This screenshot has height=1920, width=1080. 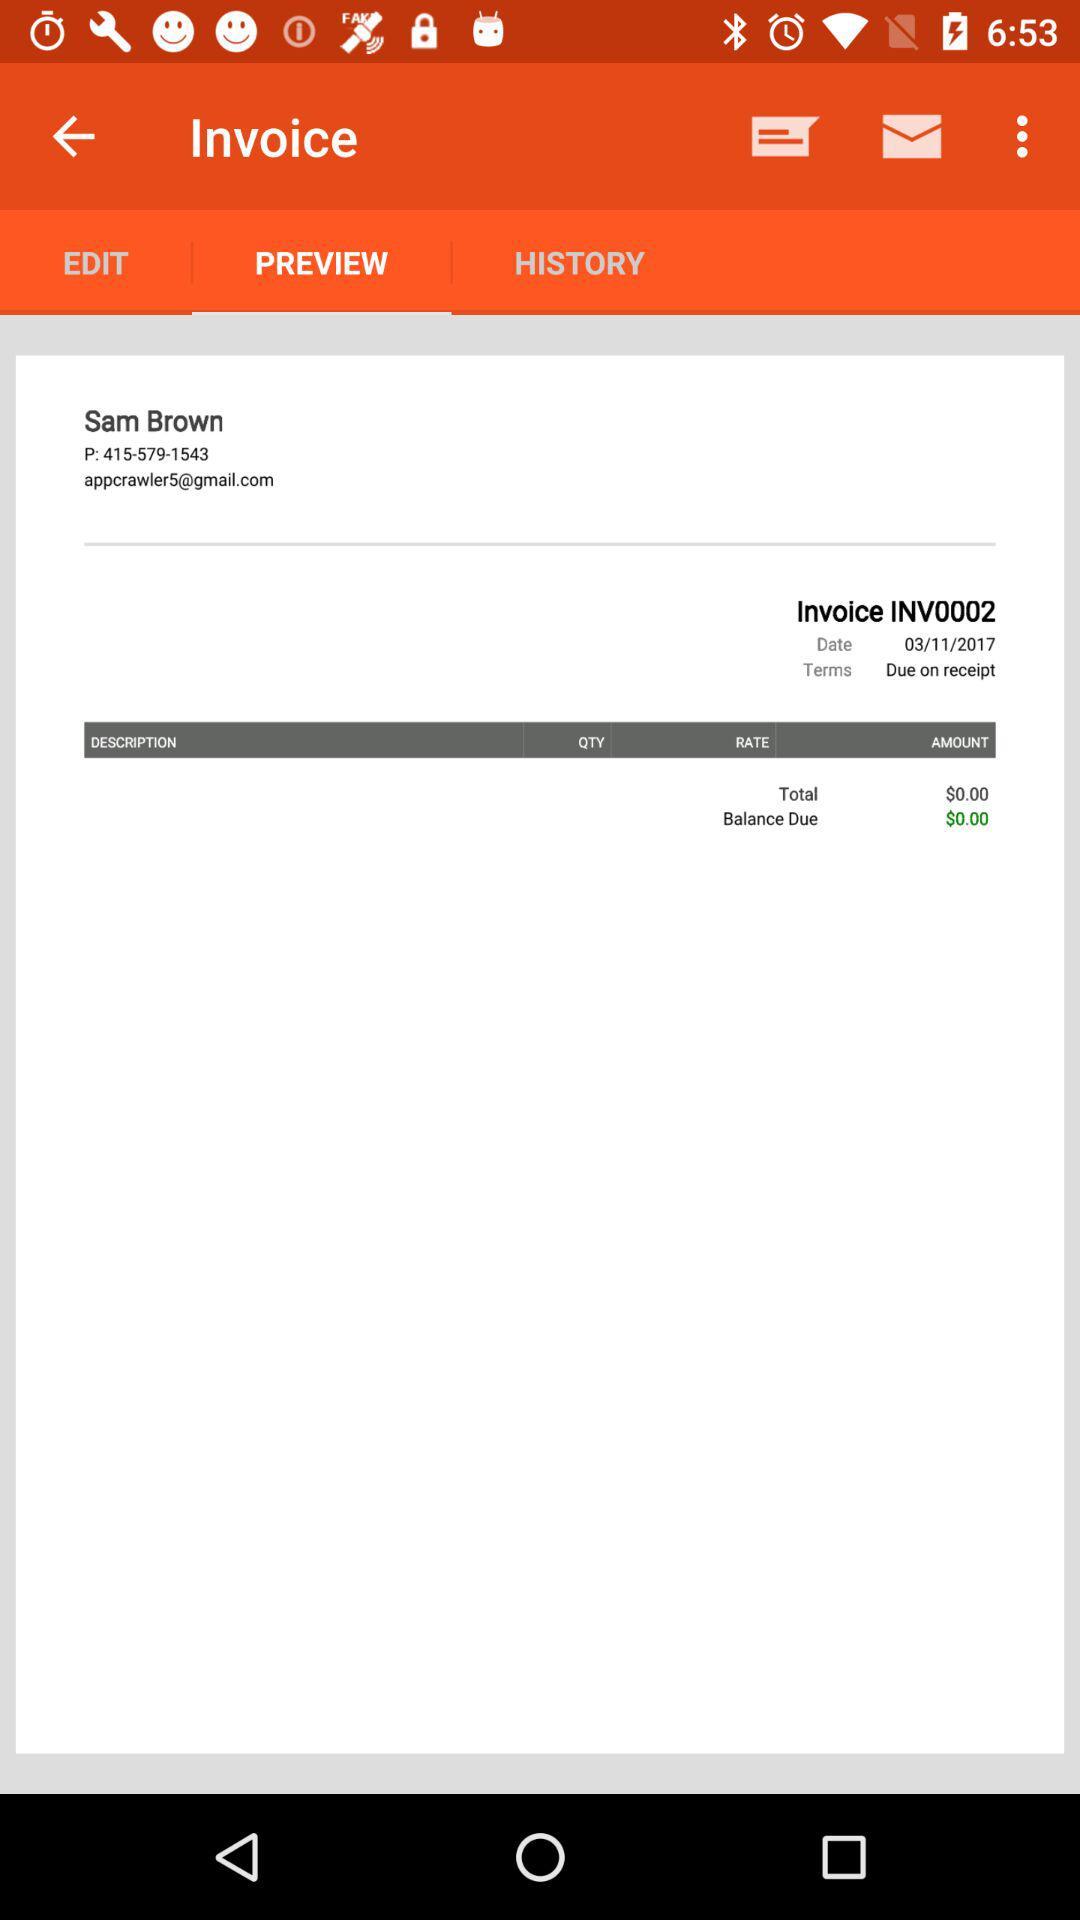 I want to click on app next to the preview item, so click(x=579, y=261).